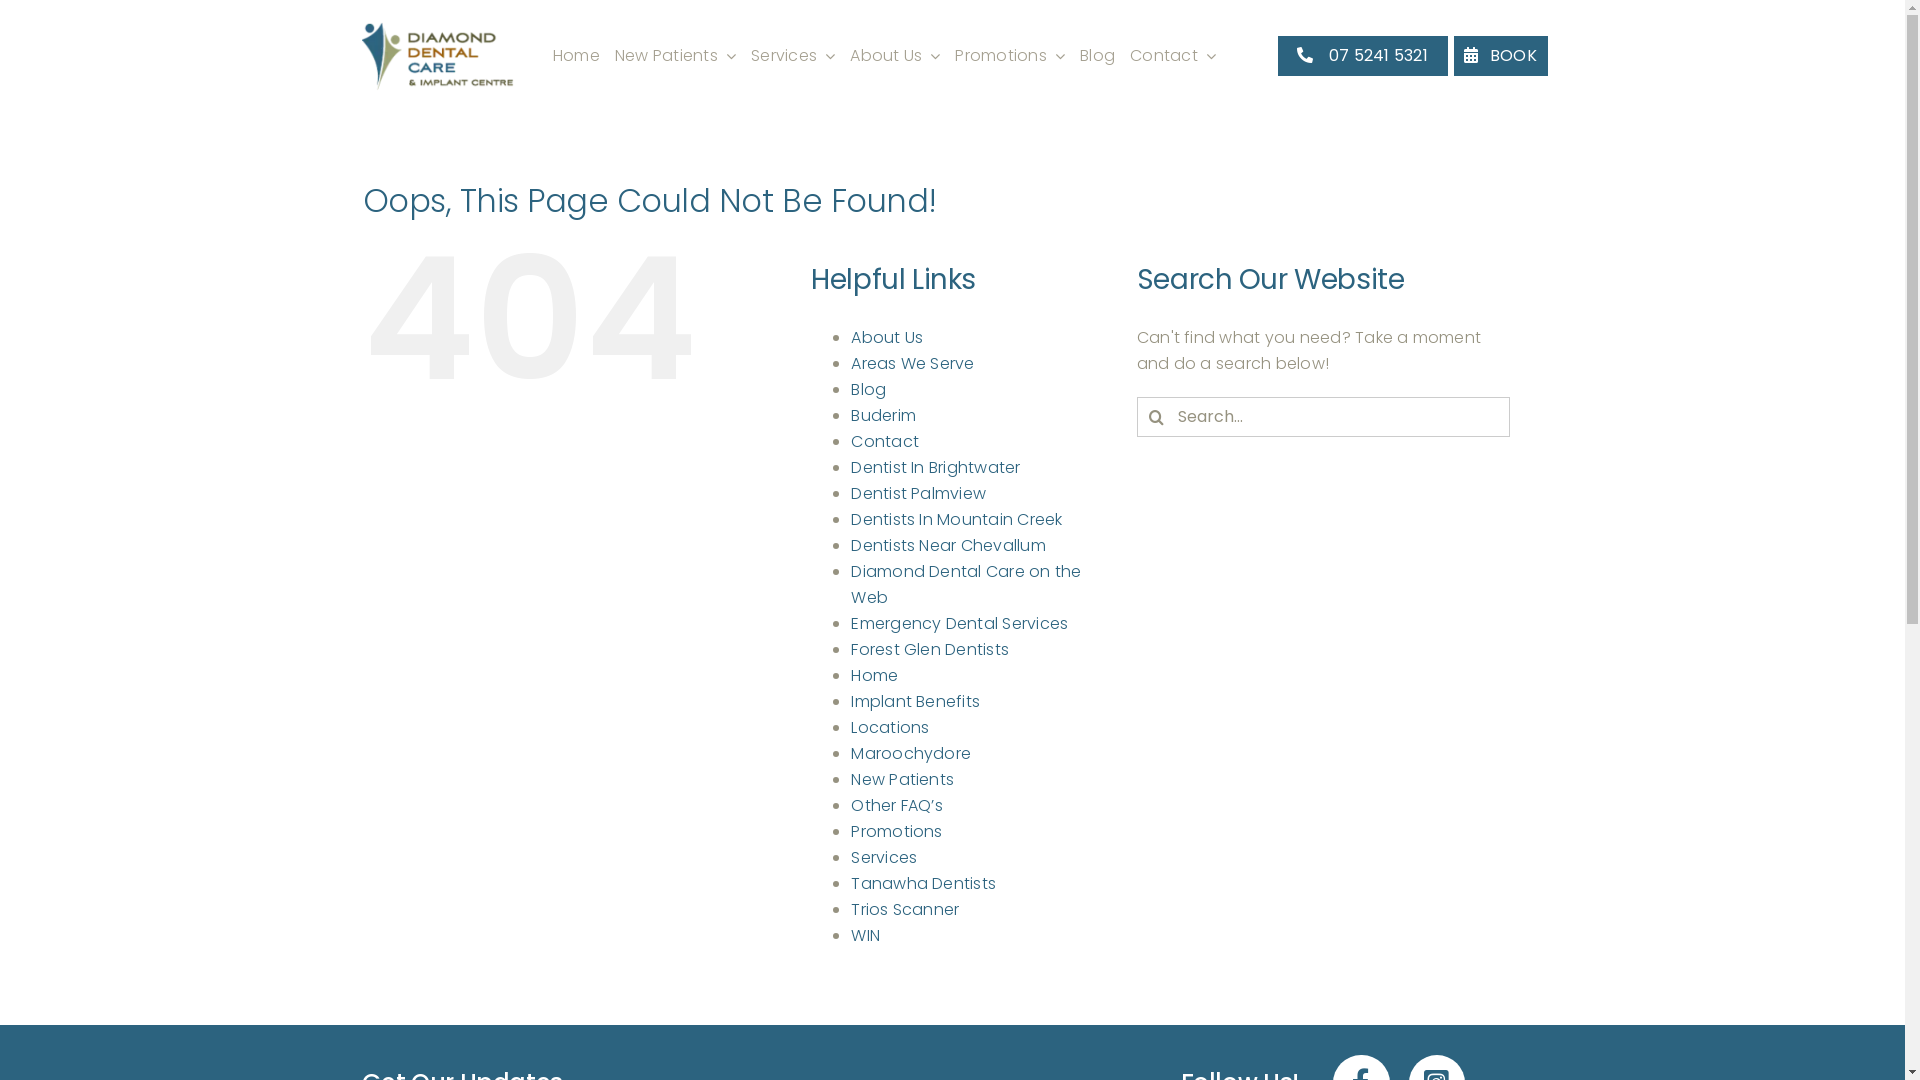  Describe the element at coordinates (947, 545) in the screenshot. I see `'Dentists Near Chevallum'` at that location.